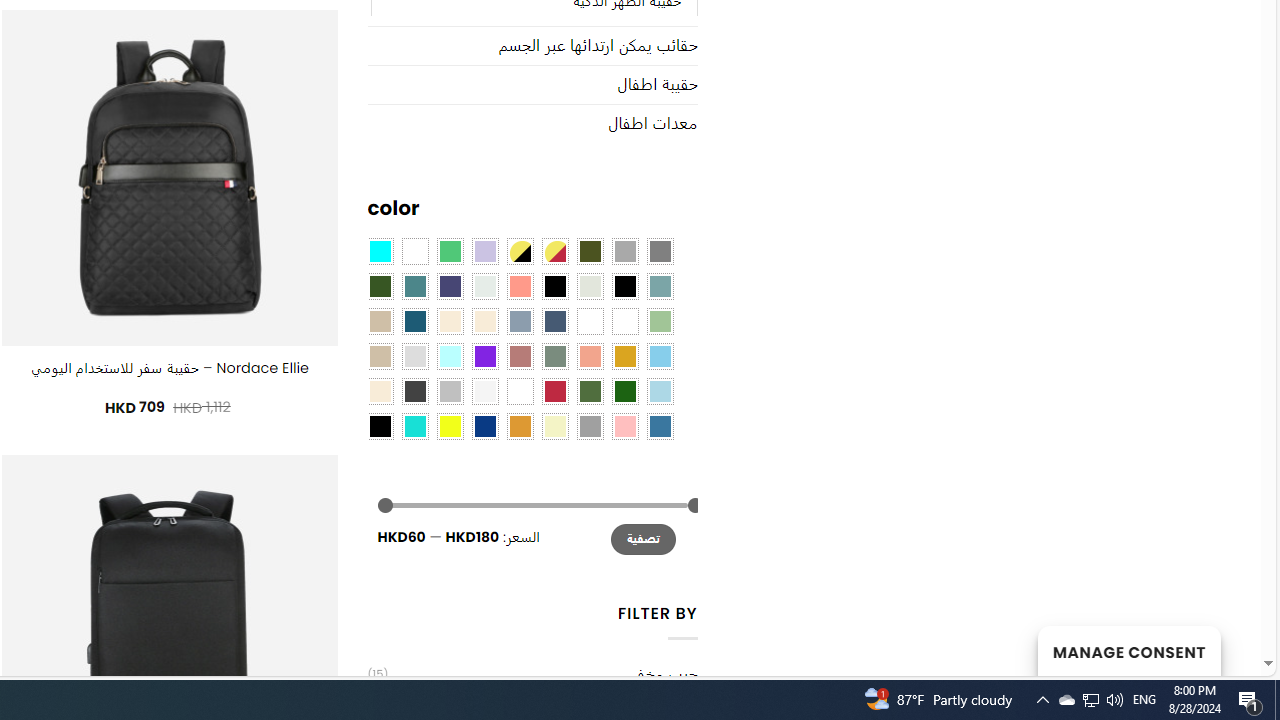 This screenshot has height=720, width=1280. Describe the element at coordinates (413, 320) in the screenshot. I see `'Capri Blue'` at that location.